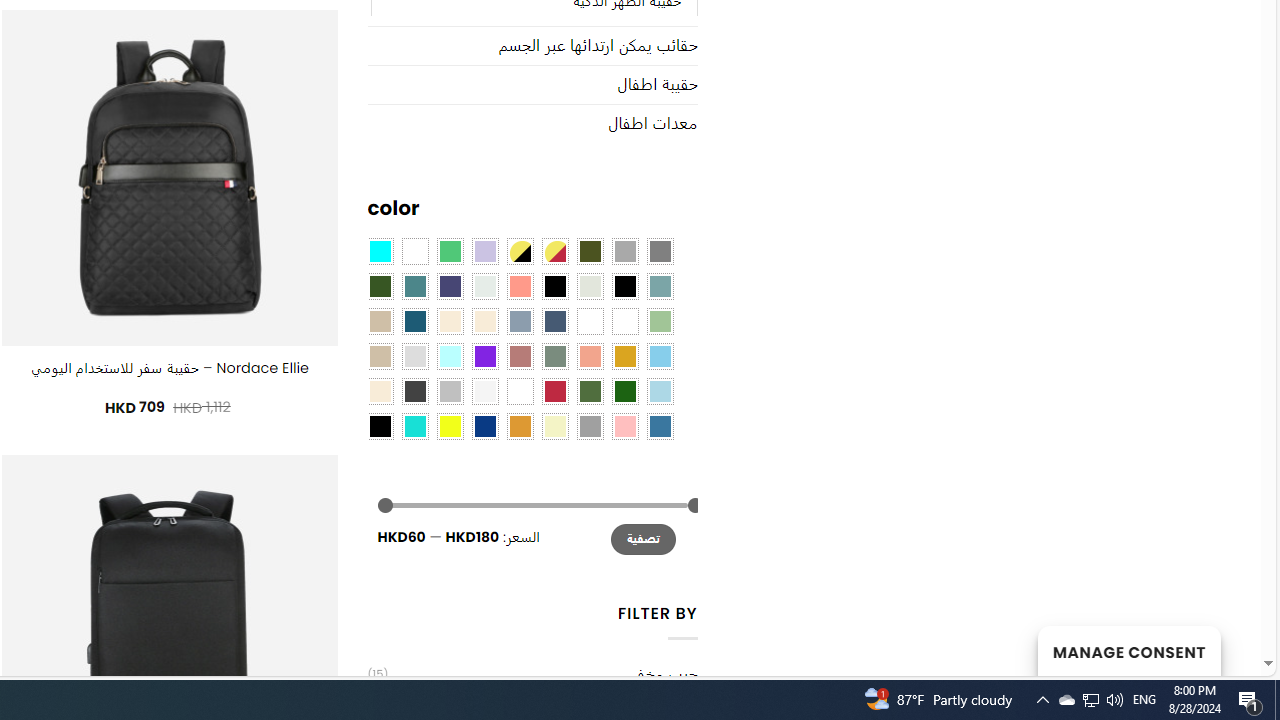 This screenshot has height=720, width=1280. Describe the element at coordinates (413, 320) in the screenshot. I see `'Capri Blue'` at that location.